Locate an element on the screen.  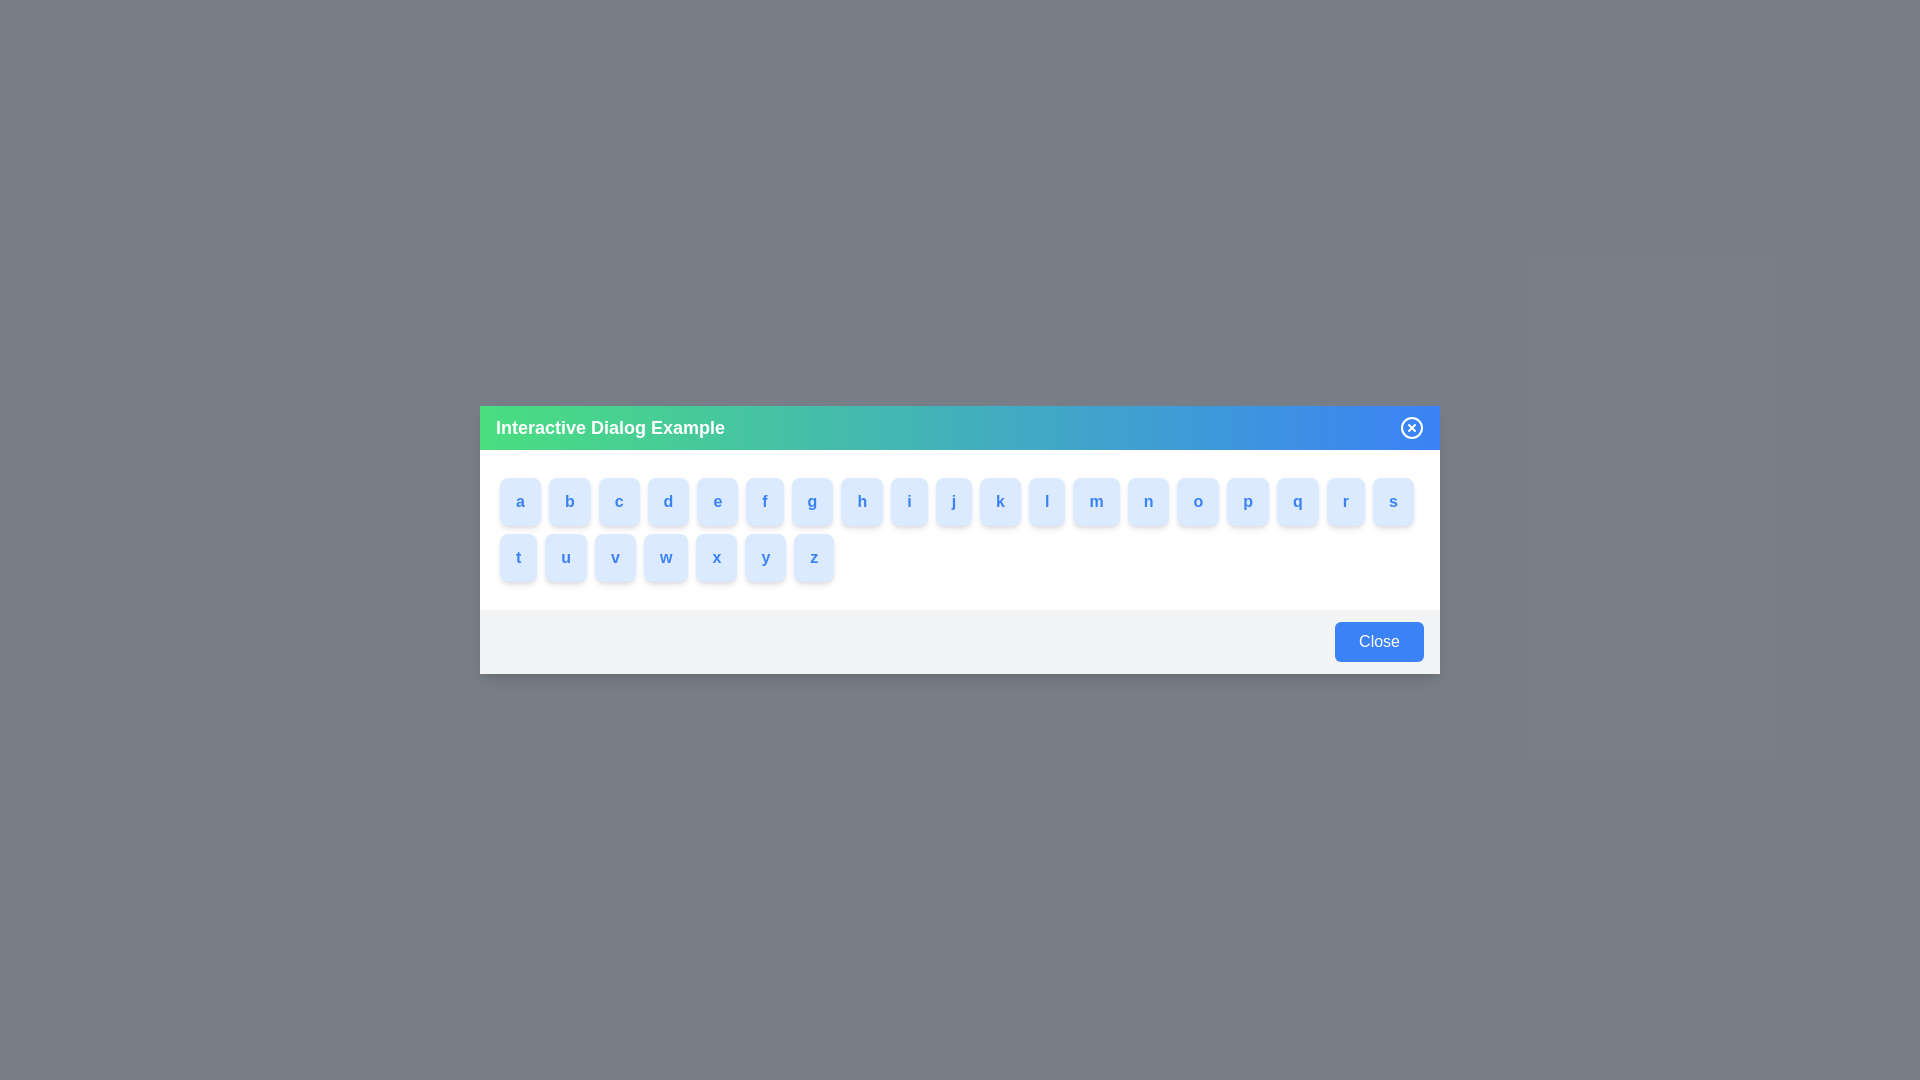
the button labeled with h is located at coordinates (869, 500).